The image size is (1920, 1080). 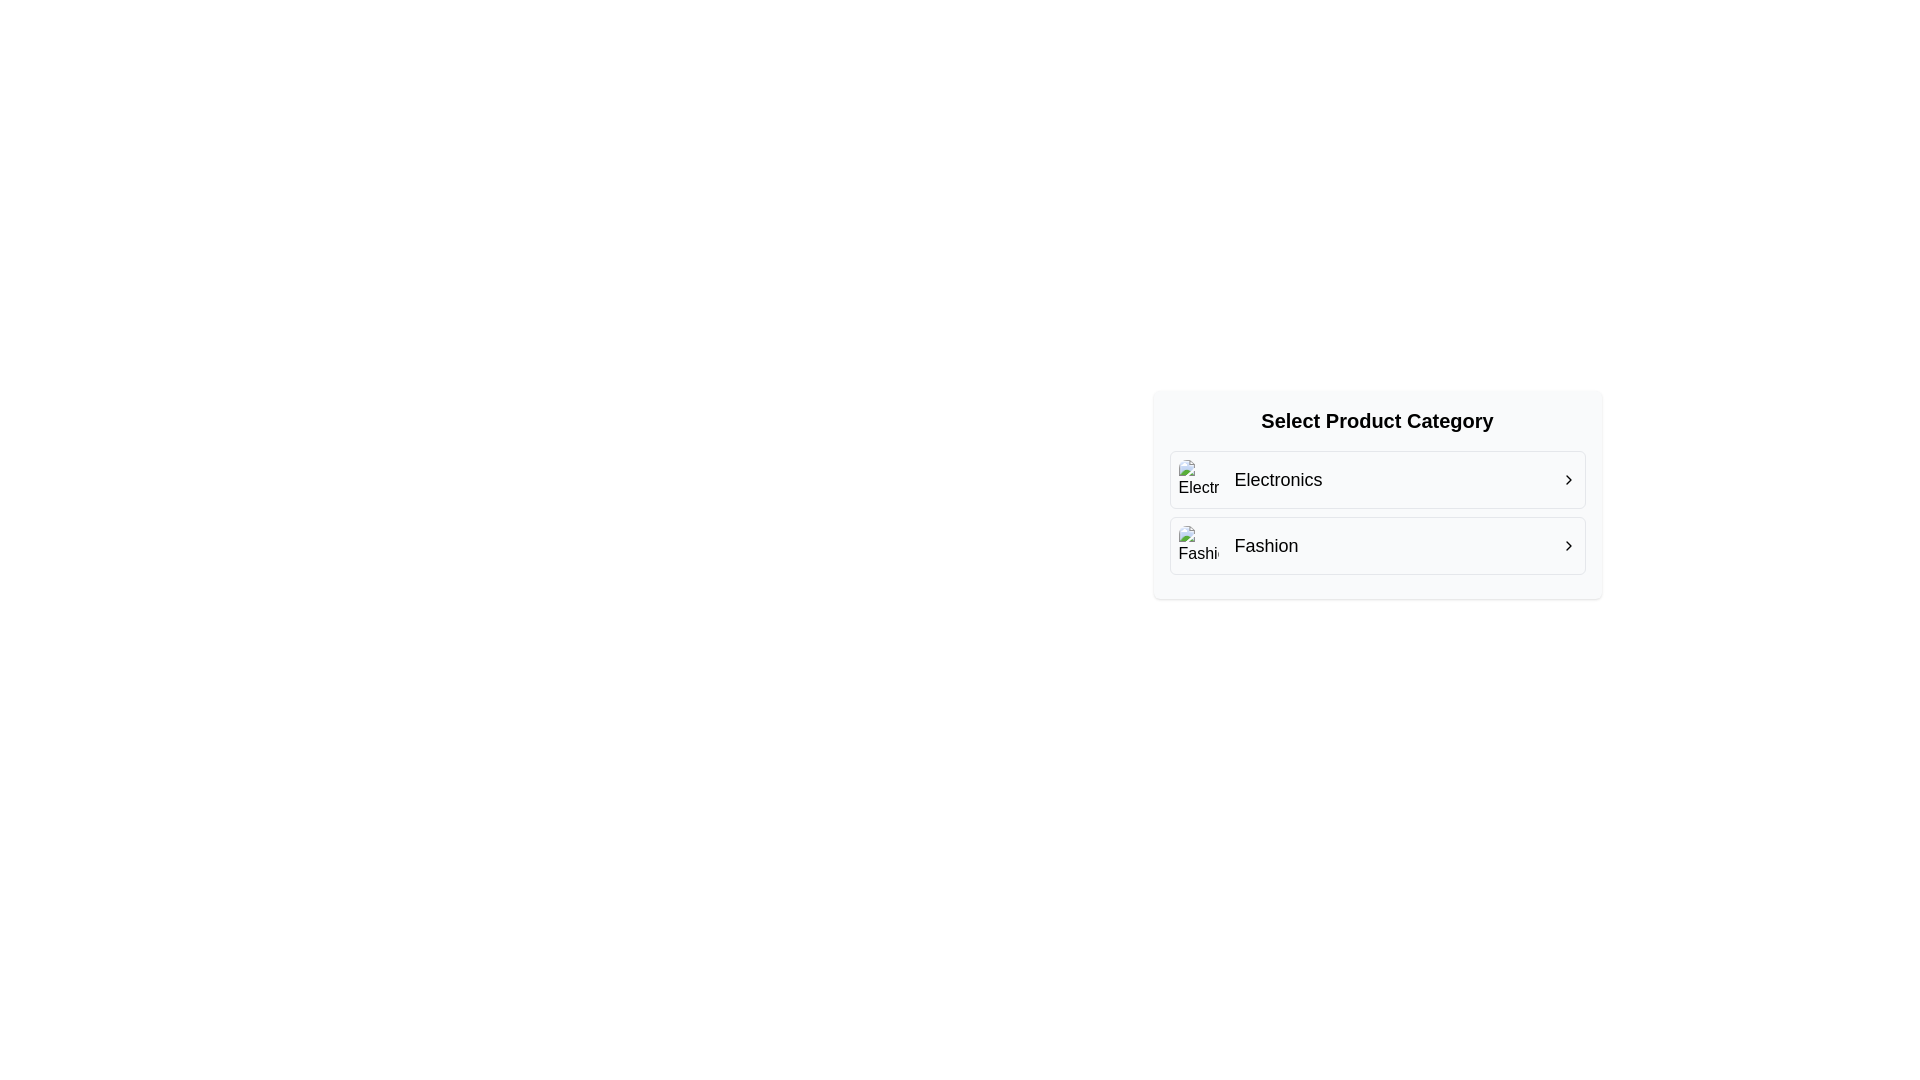 What do you see at coordinates (1376, 546) in the screenshot?
I see `the 'Fashion' category item in the selection list to indicate focus` at bounding box center [1376, 546].